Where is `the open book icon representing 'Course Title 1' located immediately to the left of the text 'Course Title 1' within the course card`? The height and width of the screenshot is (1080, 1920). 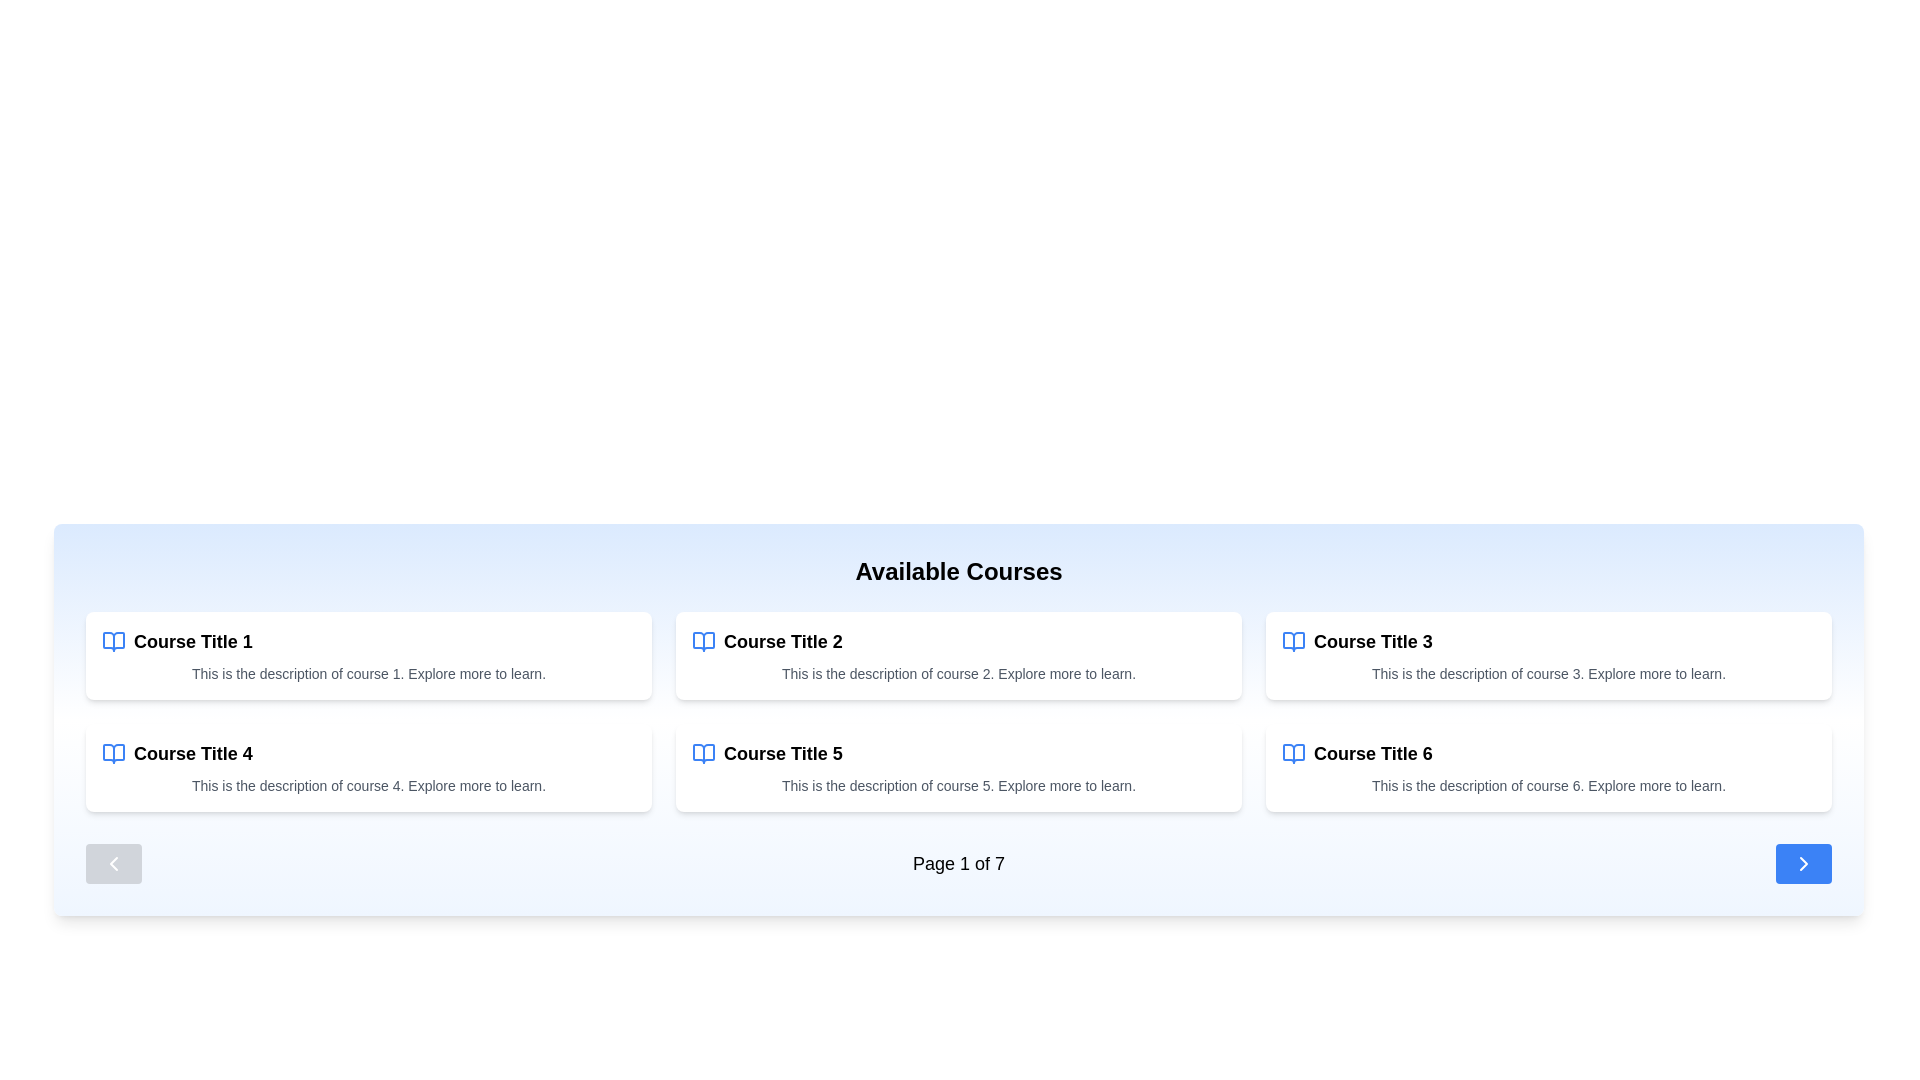
the open book icon representing 'Course Title 1' located immediately to the left of the text 'Course Title 1' within the course card is located at coordinates (113, 641).